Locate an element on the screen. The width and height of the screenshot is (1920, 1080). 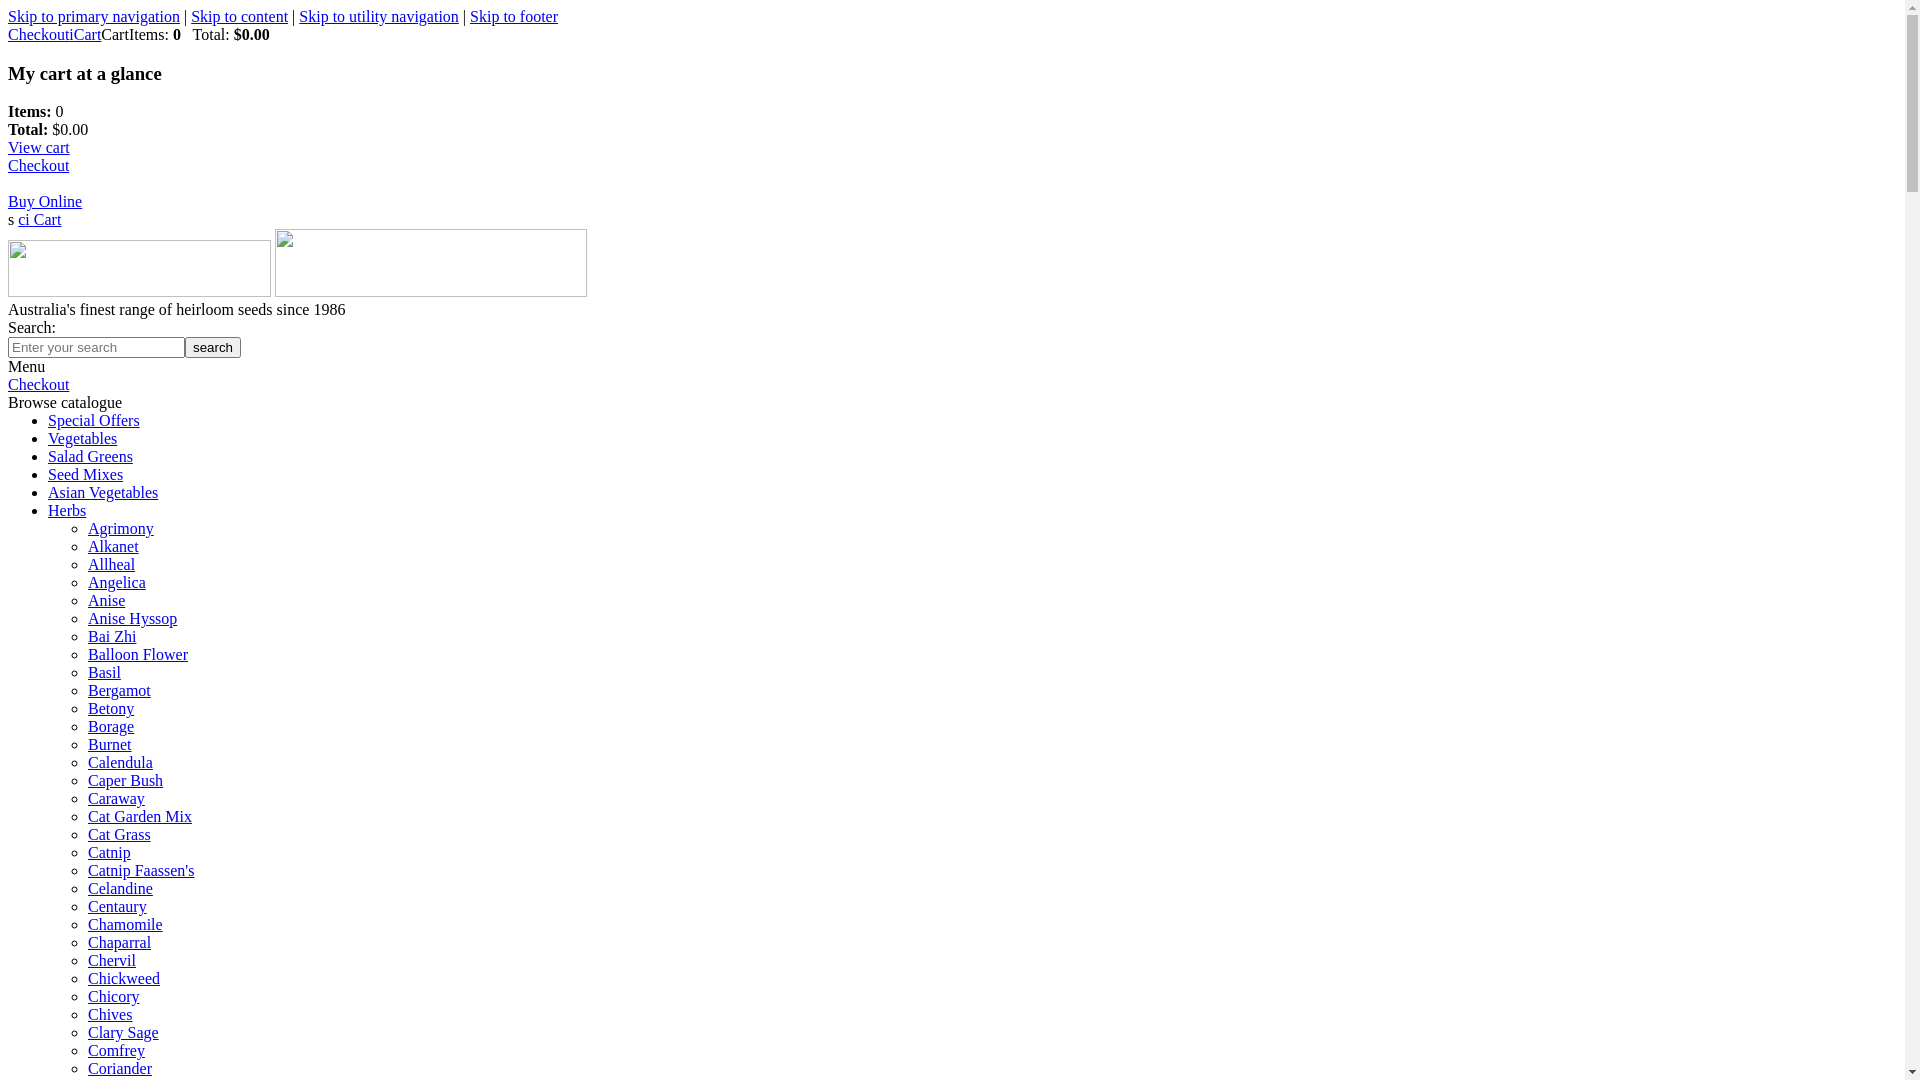
'search' is located at coordinates (212, 346).